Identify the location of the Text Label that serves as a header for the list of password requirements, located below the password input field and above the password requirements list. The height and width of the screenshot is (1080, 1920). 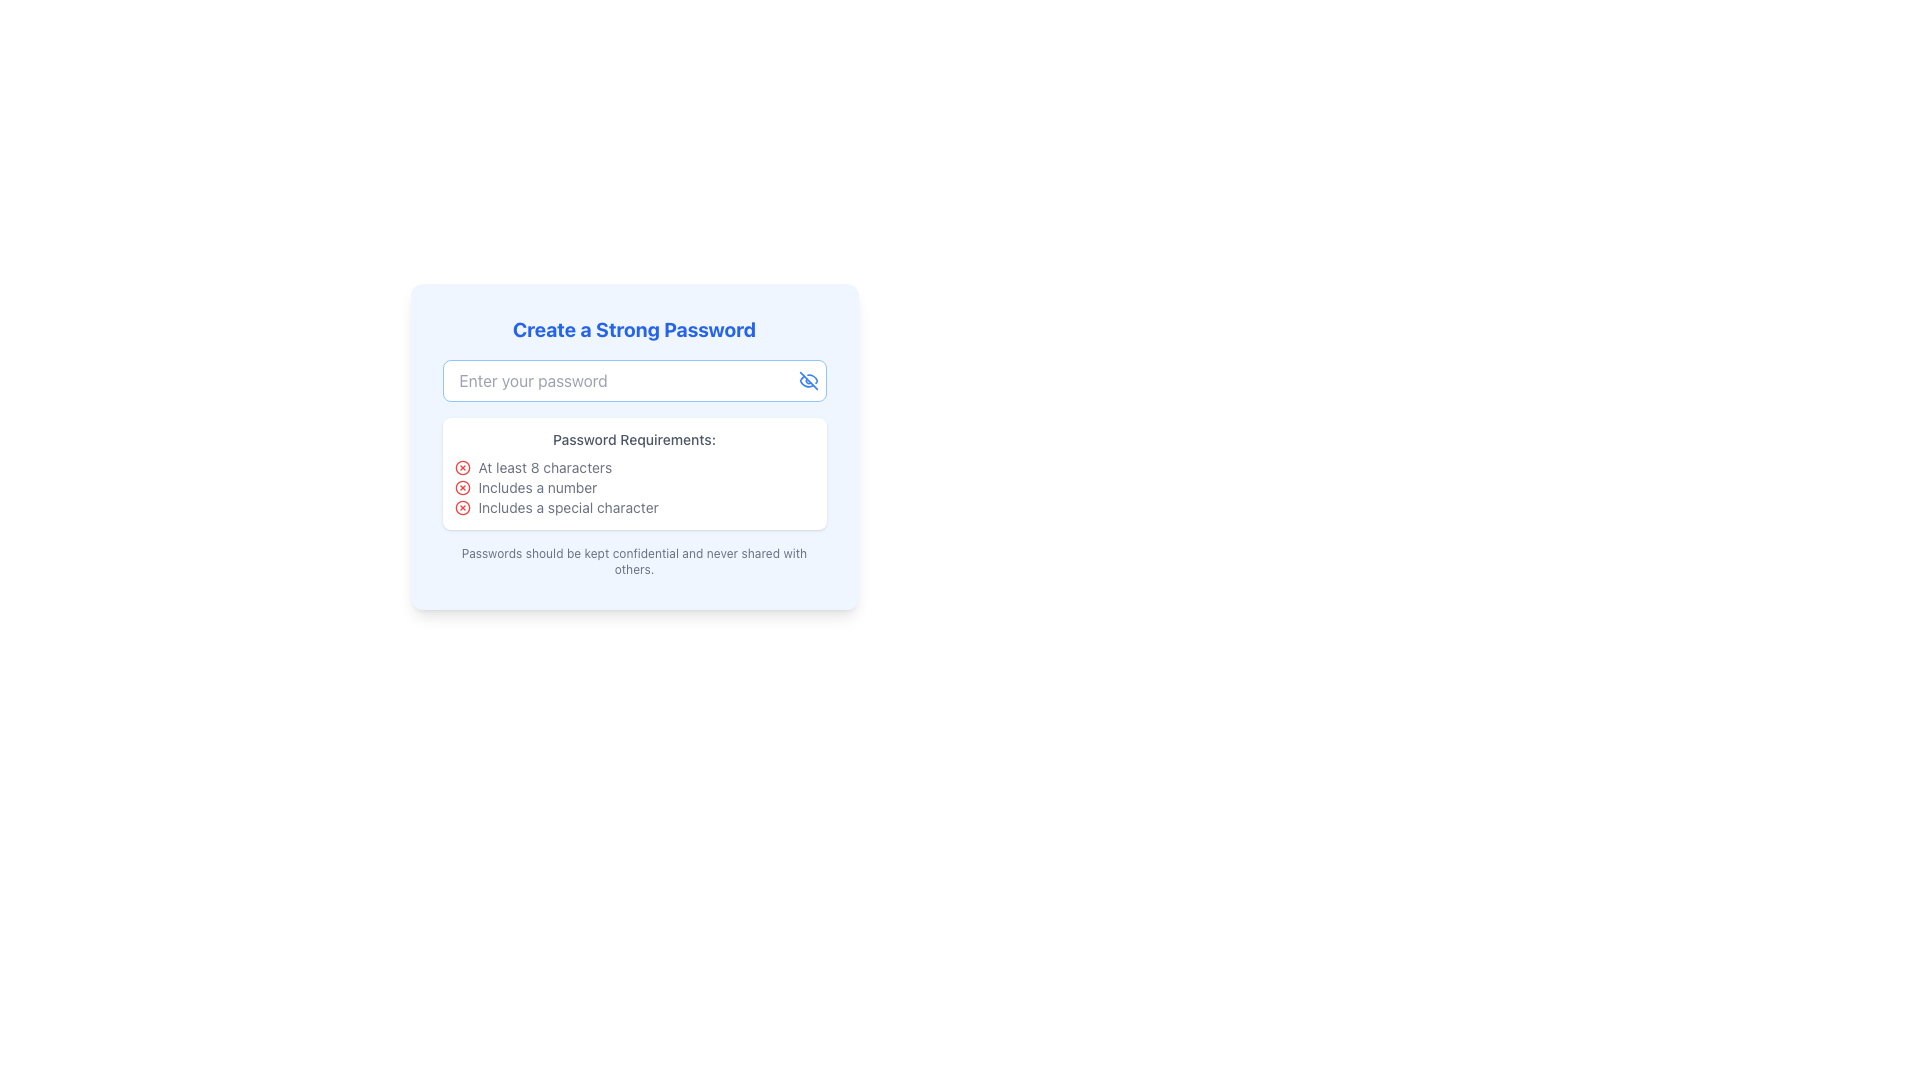
(633, 438).